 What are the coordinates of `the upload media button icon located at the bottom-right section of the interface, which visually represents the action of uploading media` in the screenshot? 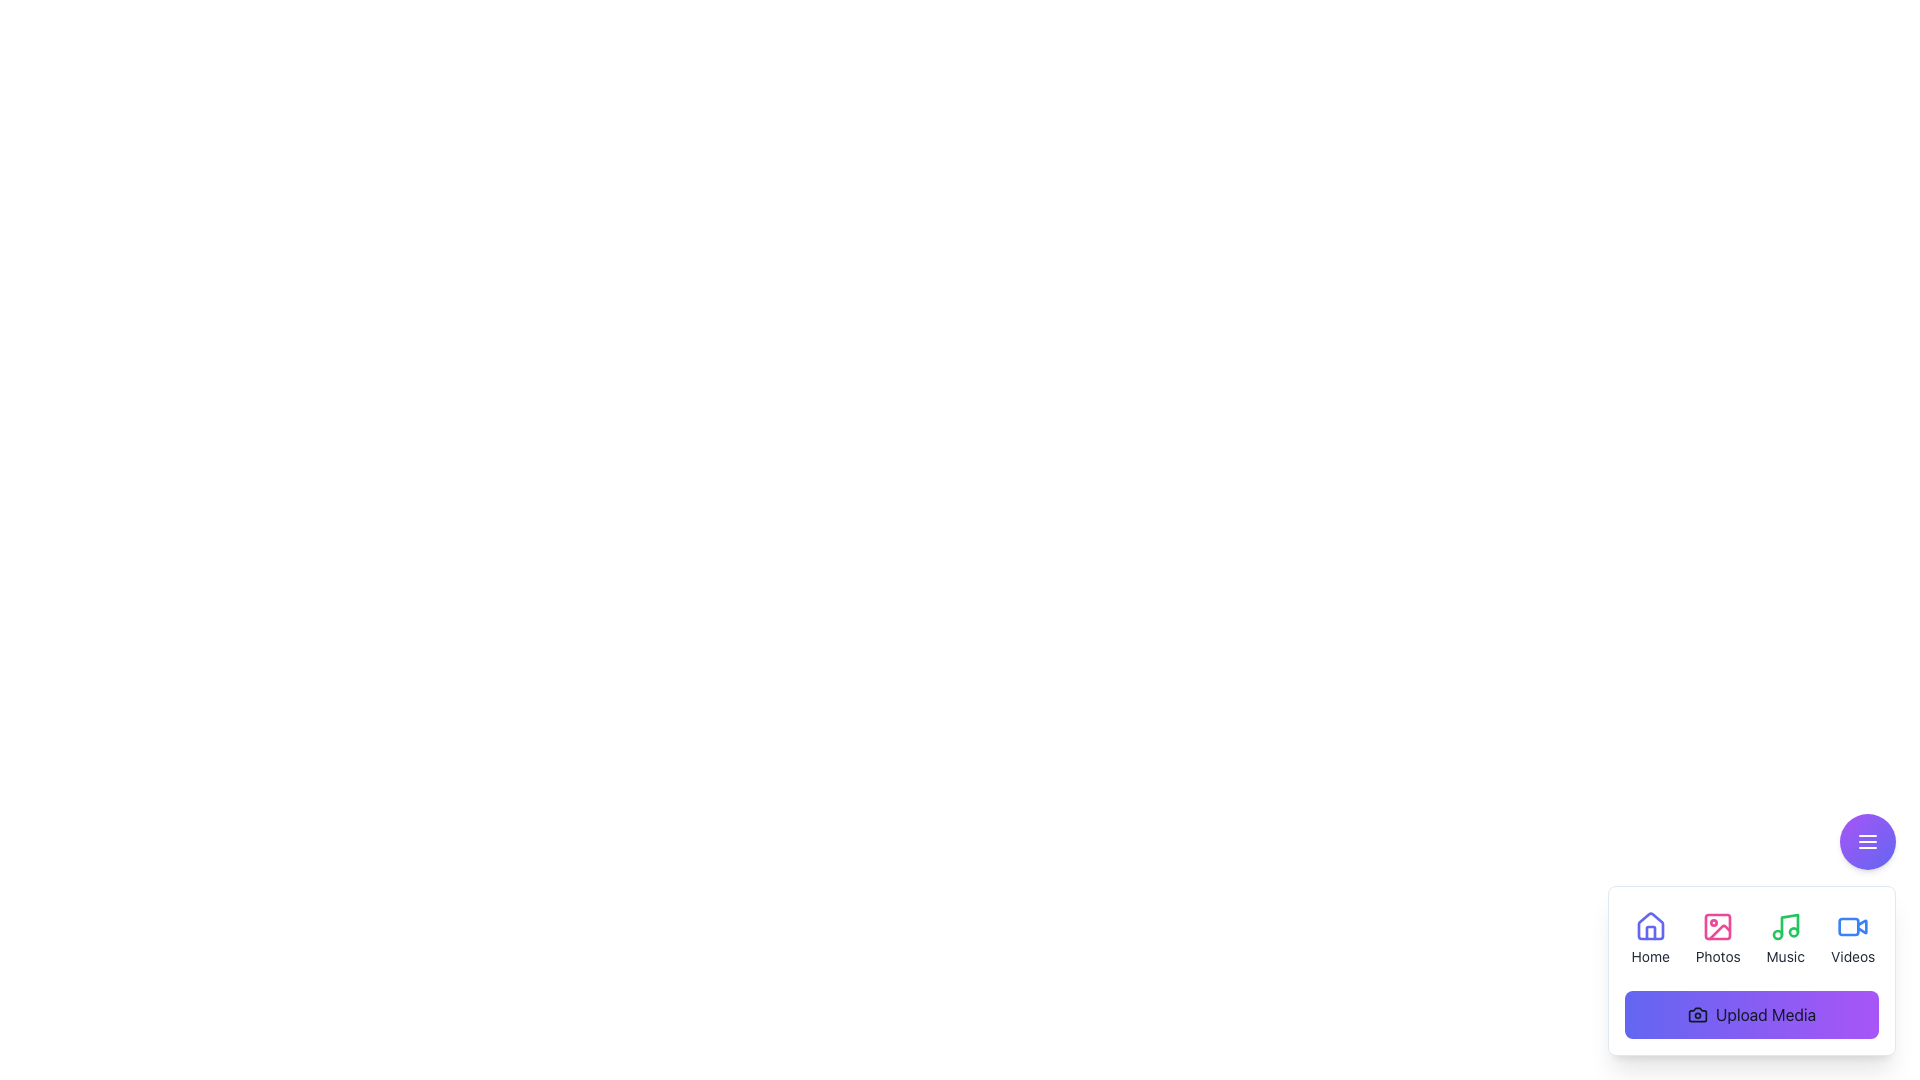 It's located at (1696, 1014).